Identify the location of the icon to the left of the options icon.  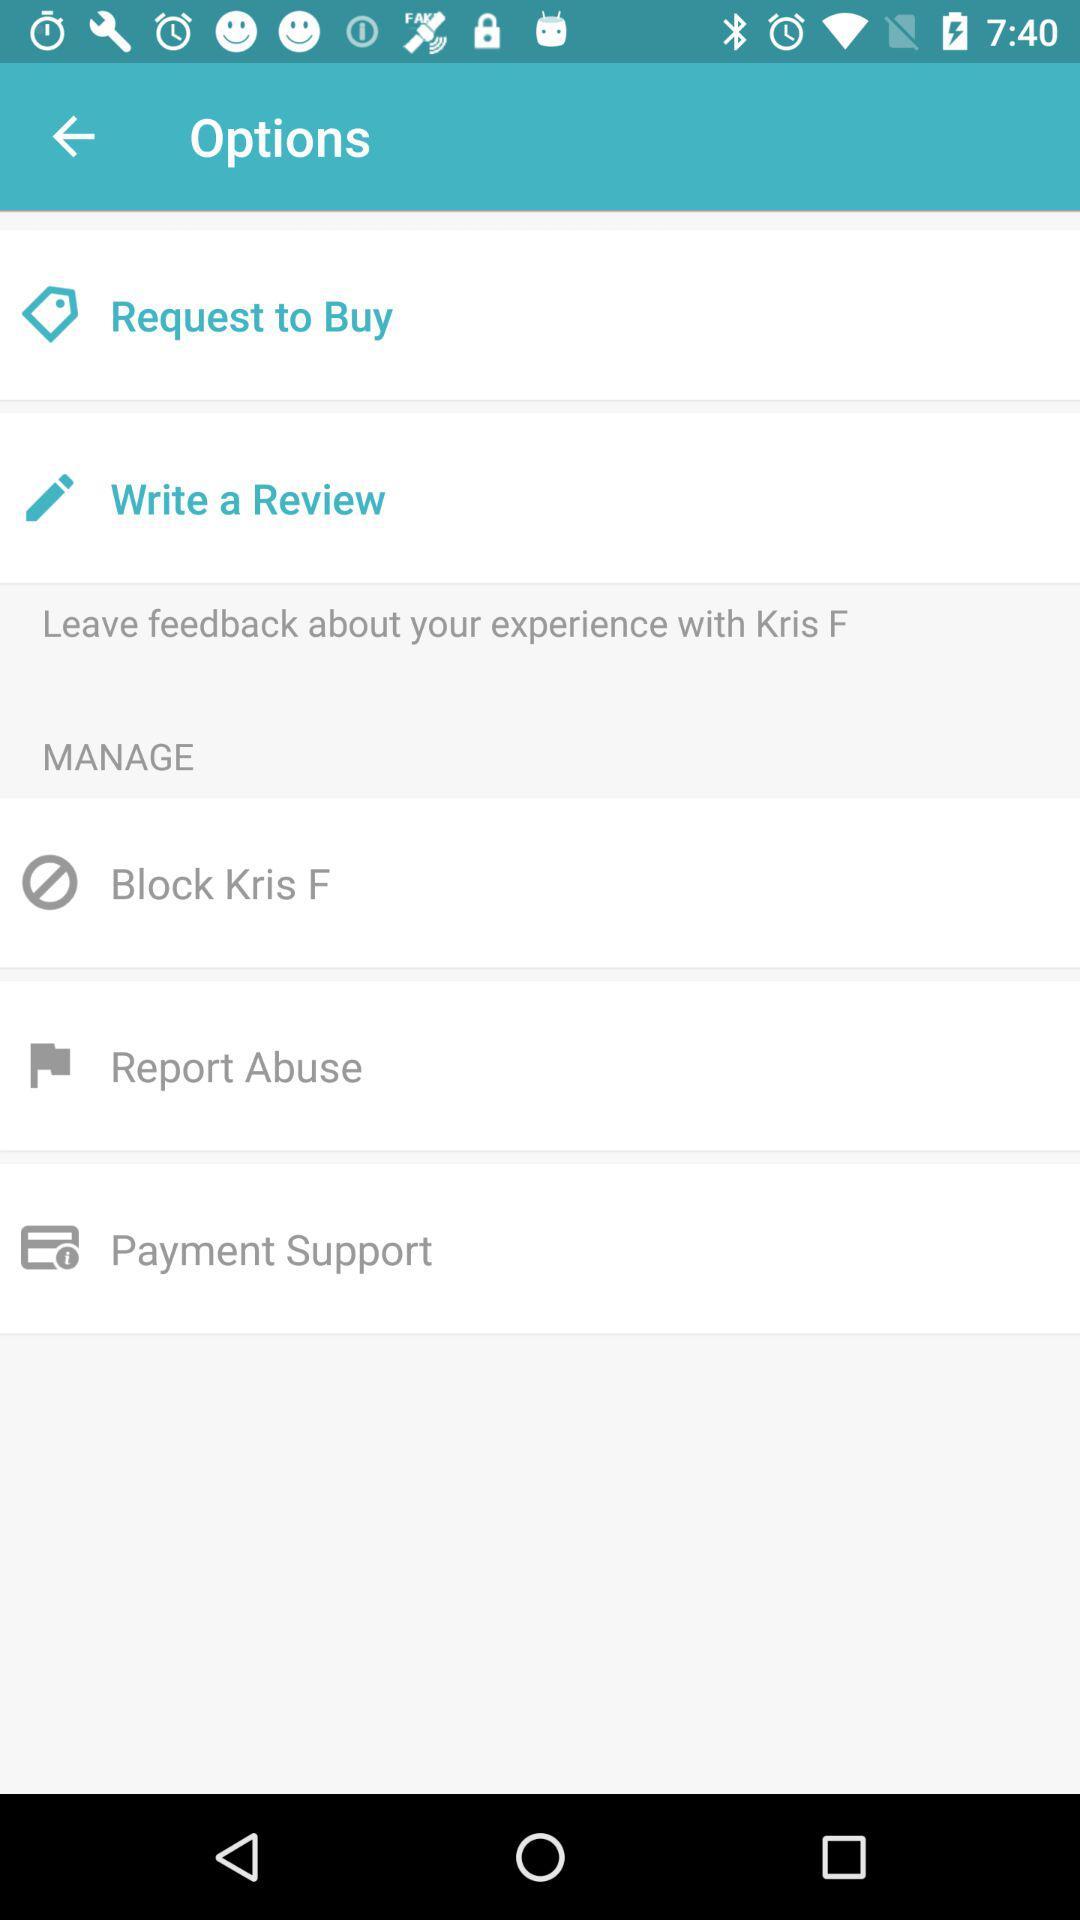
(72, 135).